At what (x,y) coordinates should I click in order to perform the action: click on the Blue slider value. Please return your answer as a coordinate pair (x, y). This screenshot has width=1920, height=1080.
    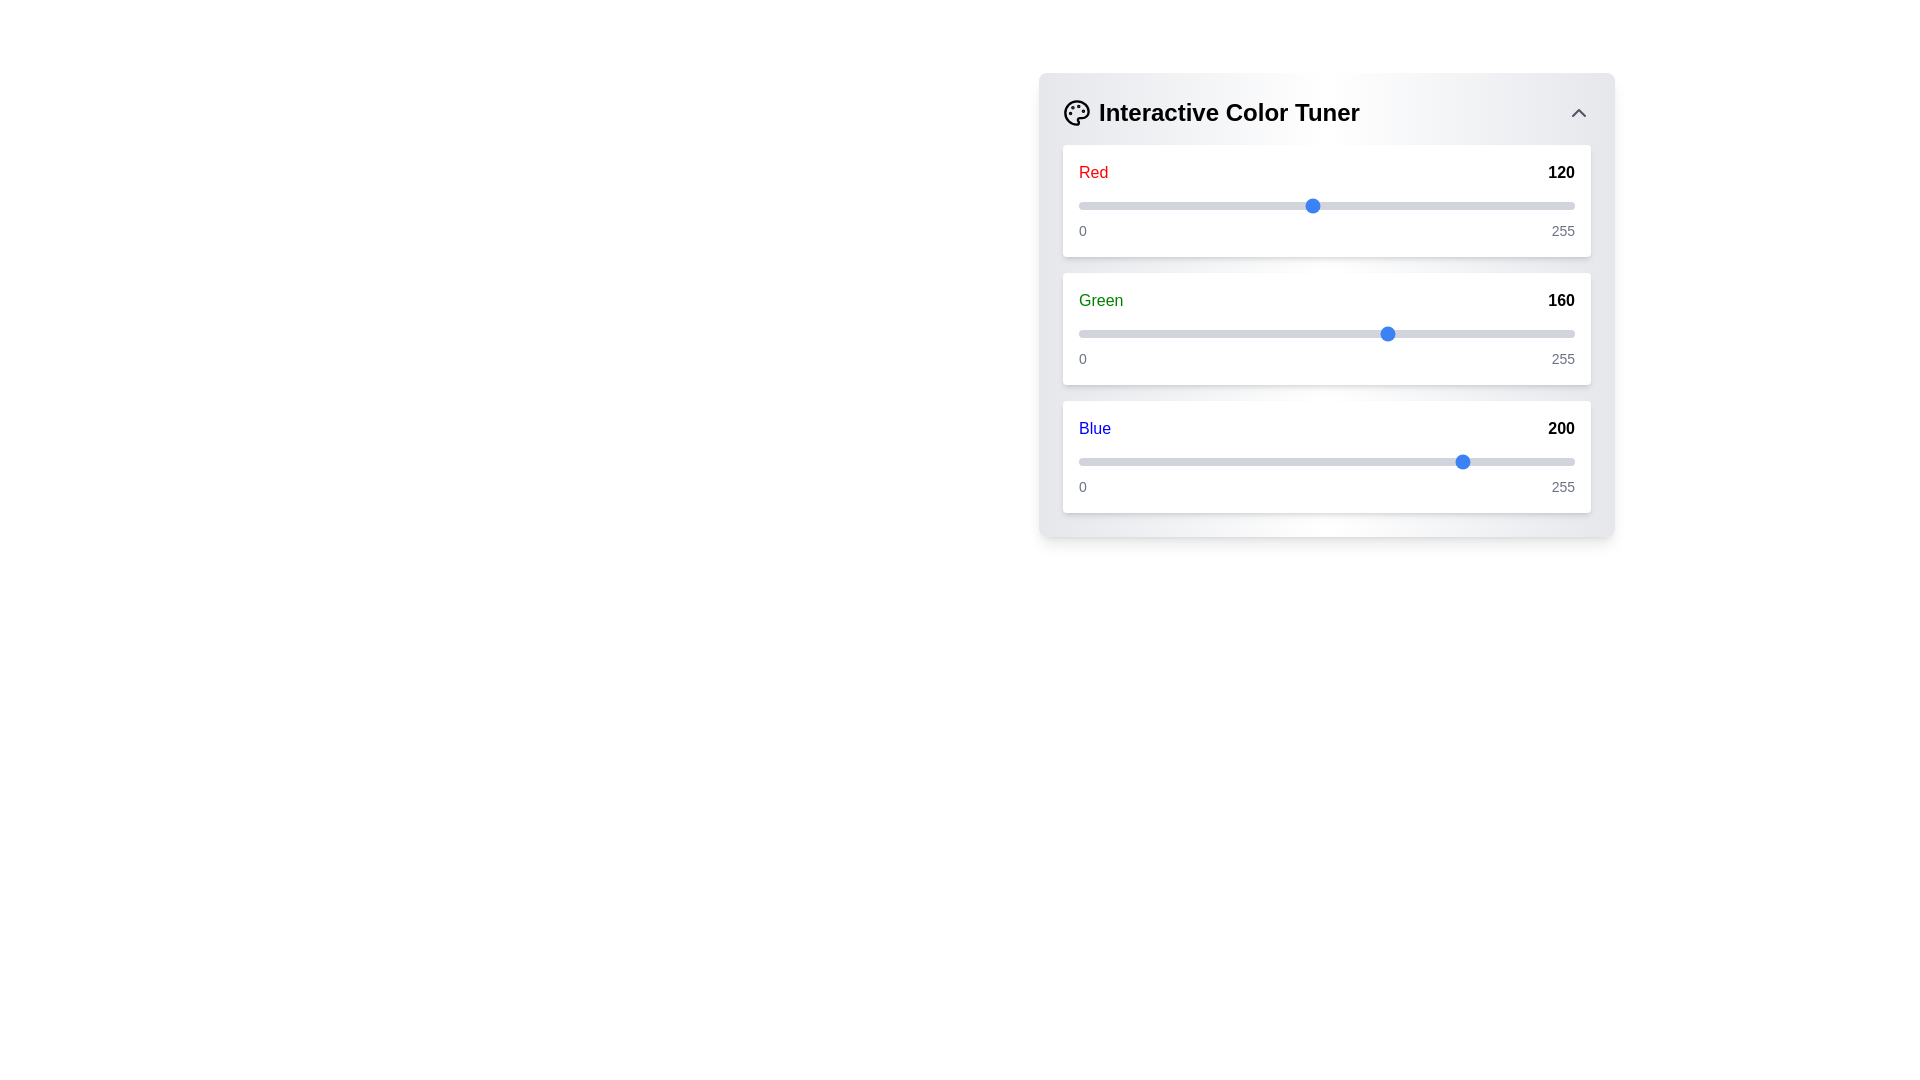
    Looking at the image, I should click on (1491, 462).